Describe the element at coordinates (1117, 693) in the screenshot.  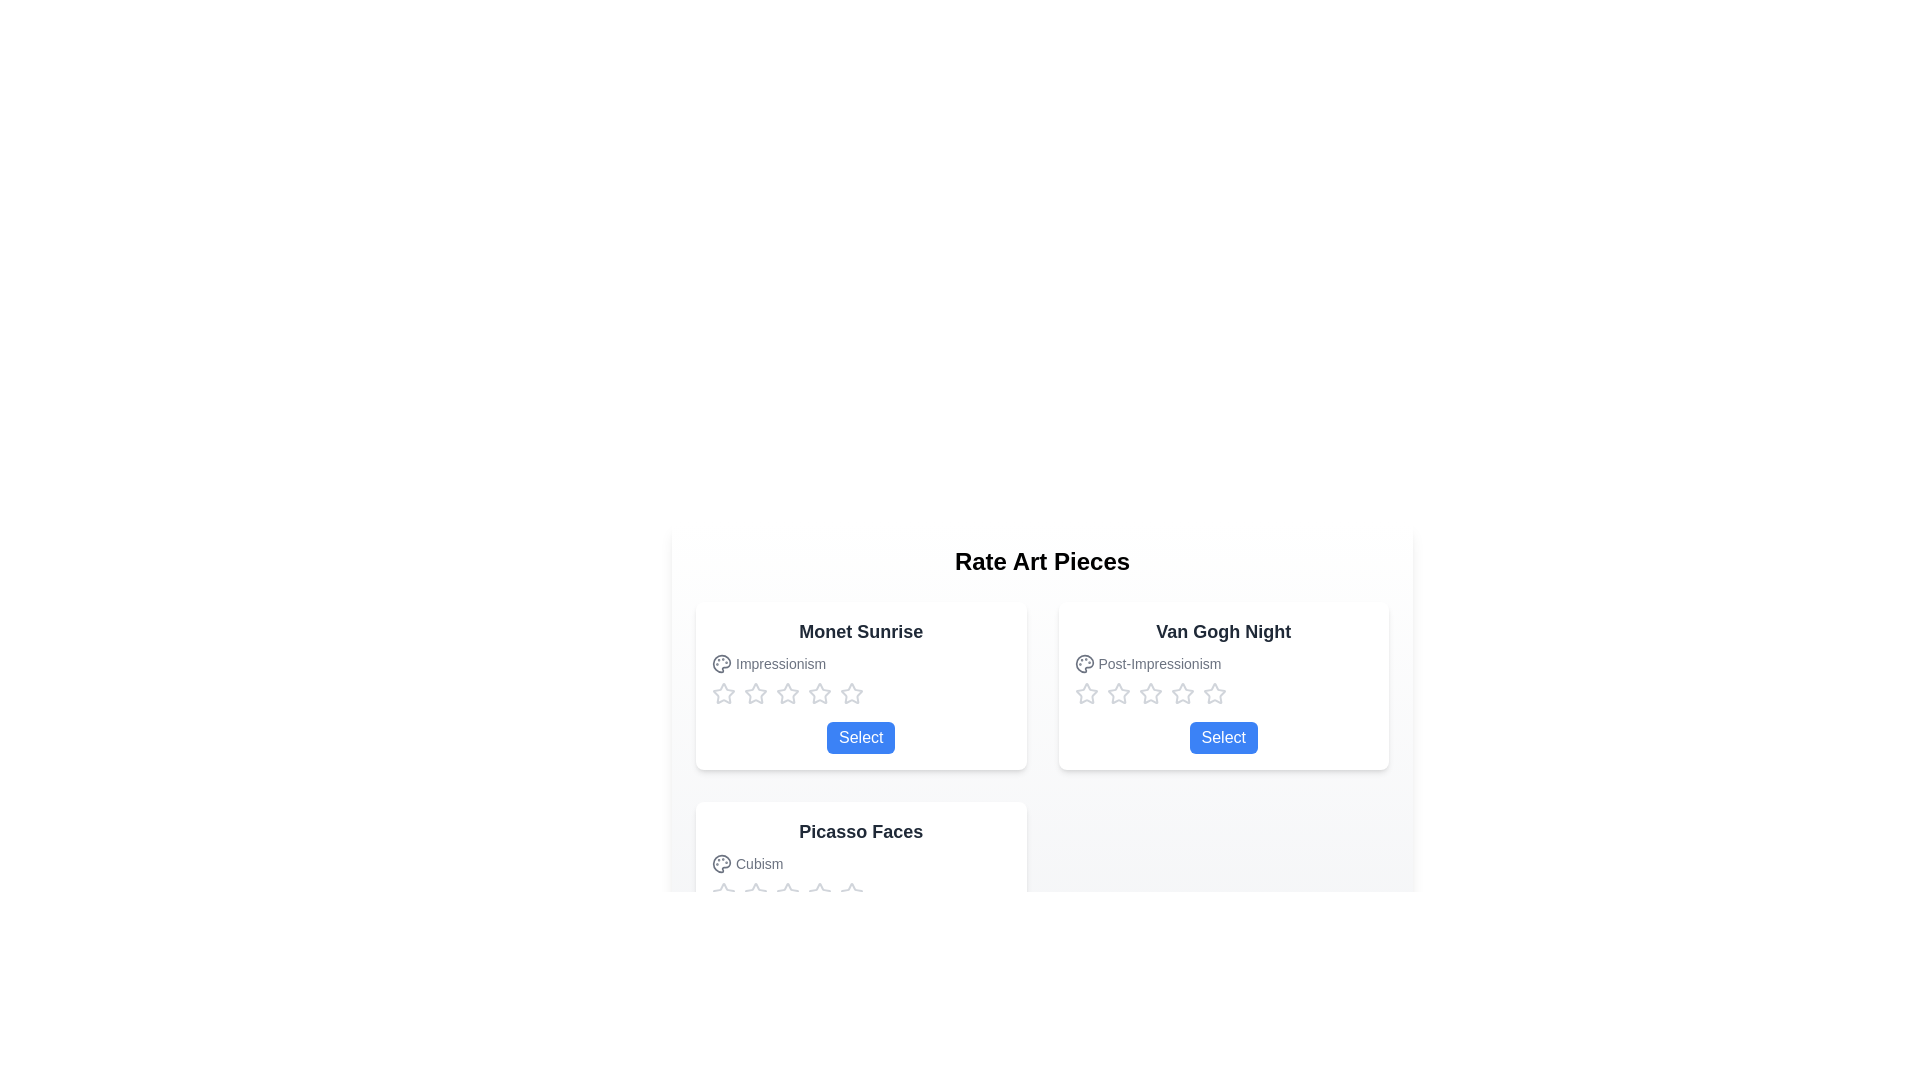
I see `the second star icon in the 'Van Gogh Night' section under 'Post-Impressionism' to rate it` at that location.